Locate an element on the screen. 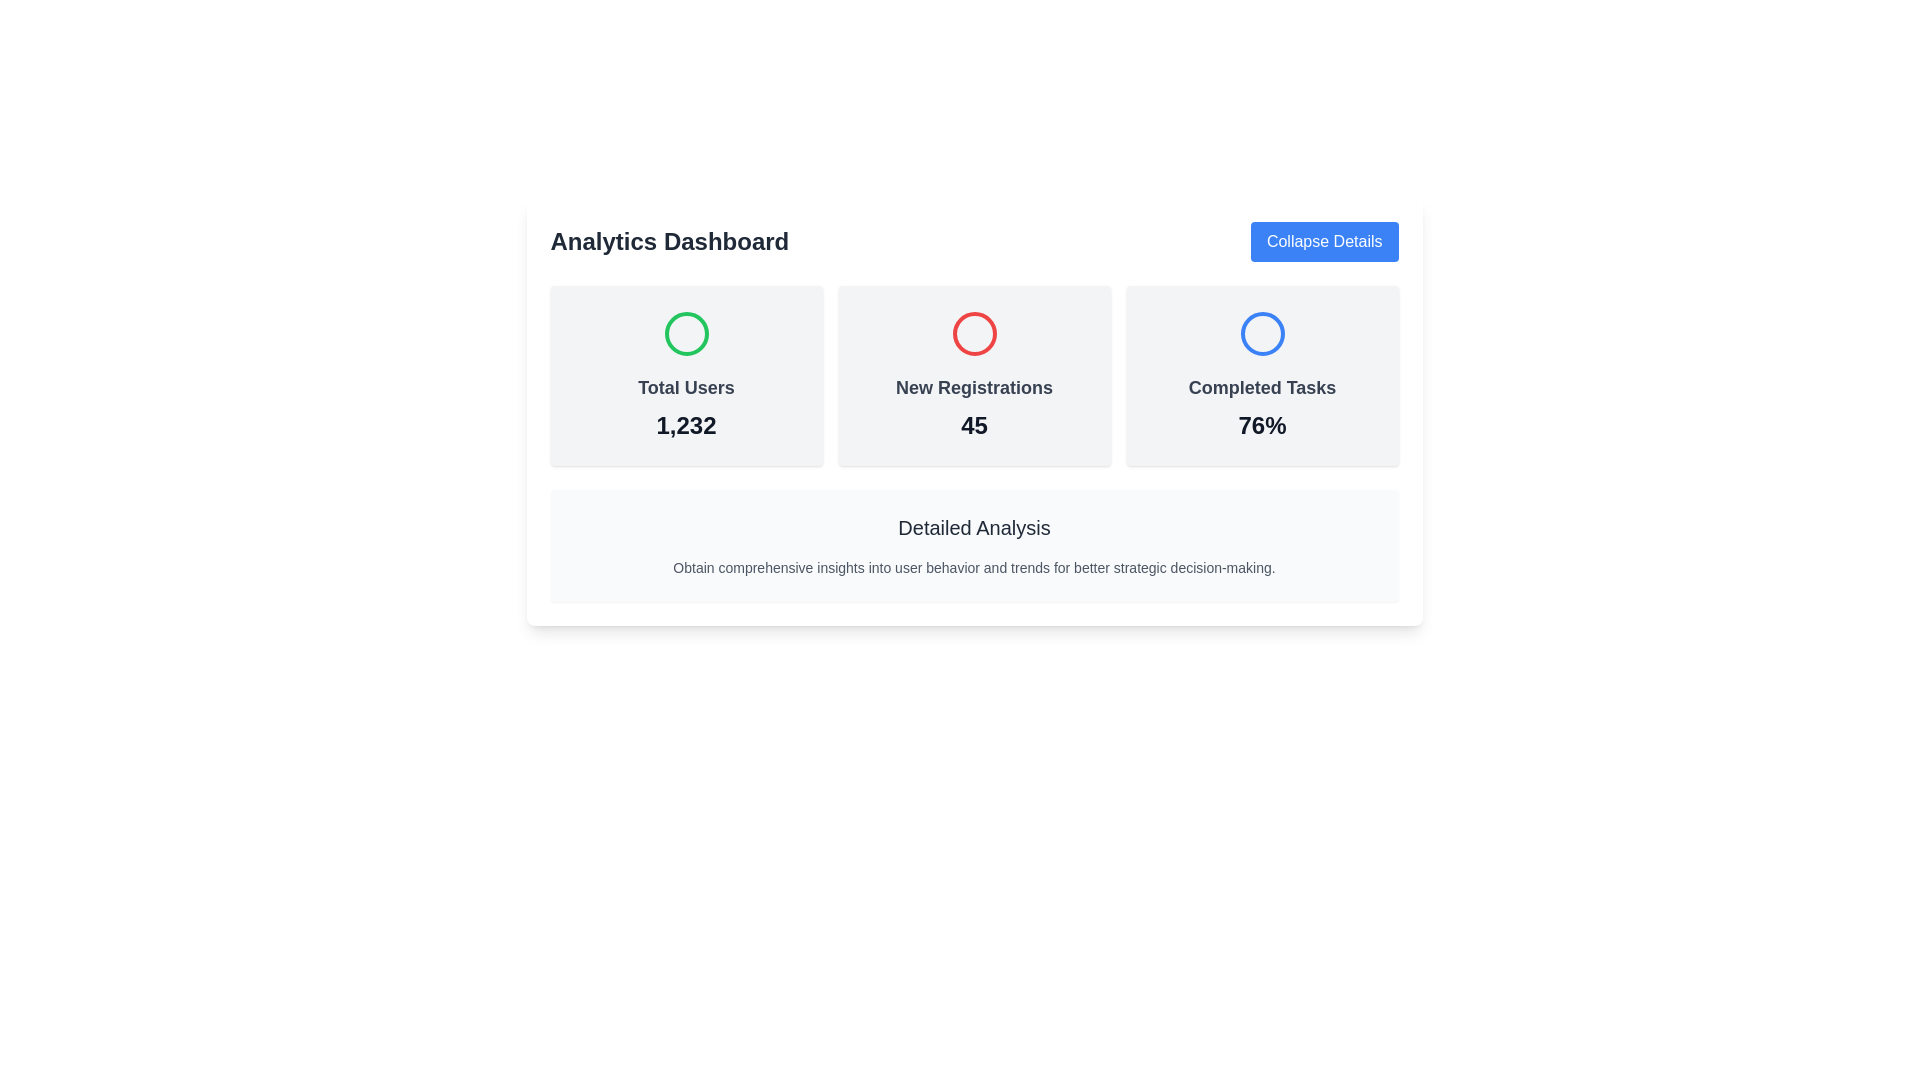  the Informational card displaying 'New Registrations' with the red circular icon and the number '45', which is the second card in a three-column grid layout is located at coordinates (974, 375).